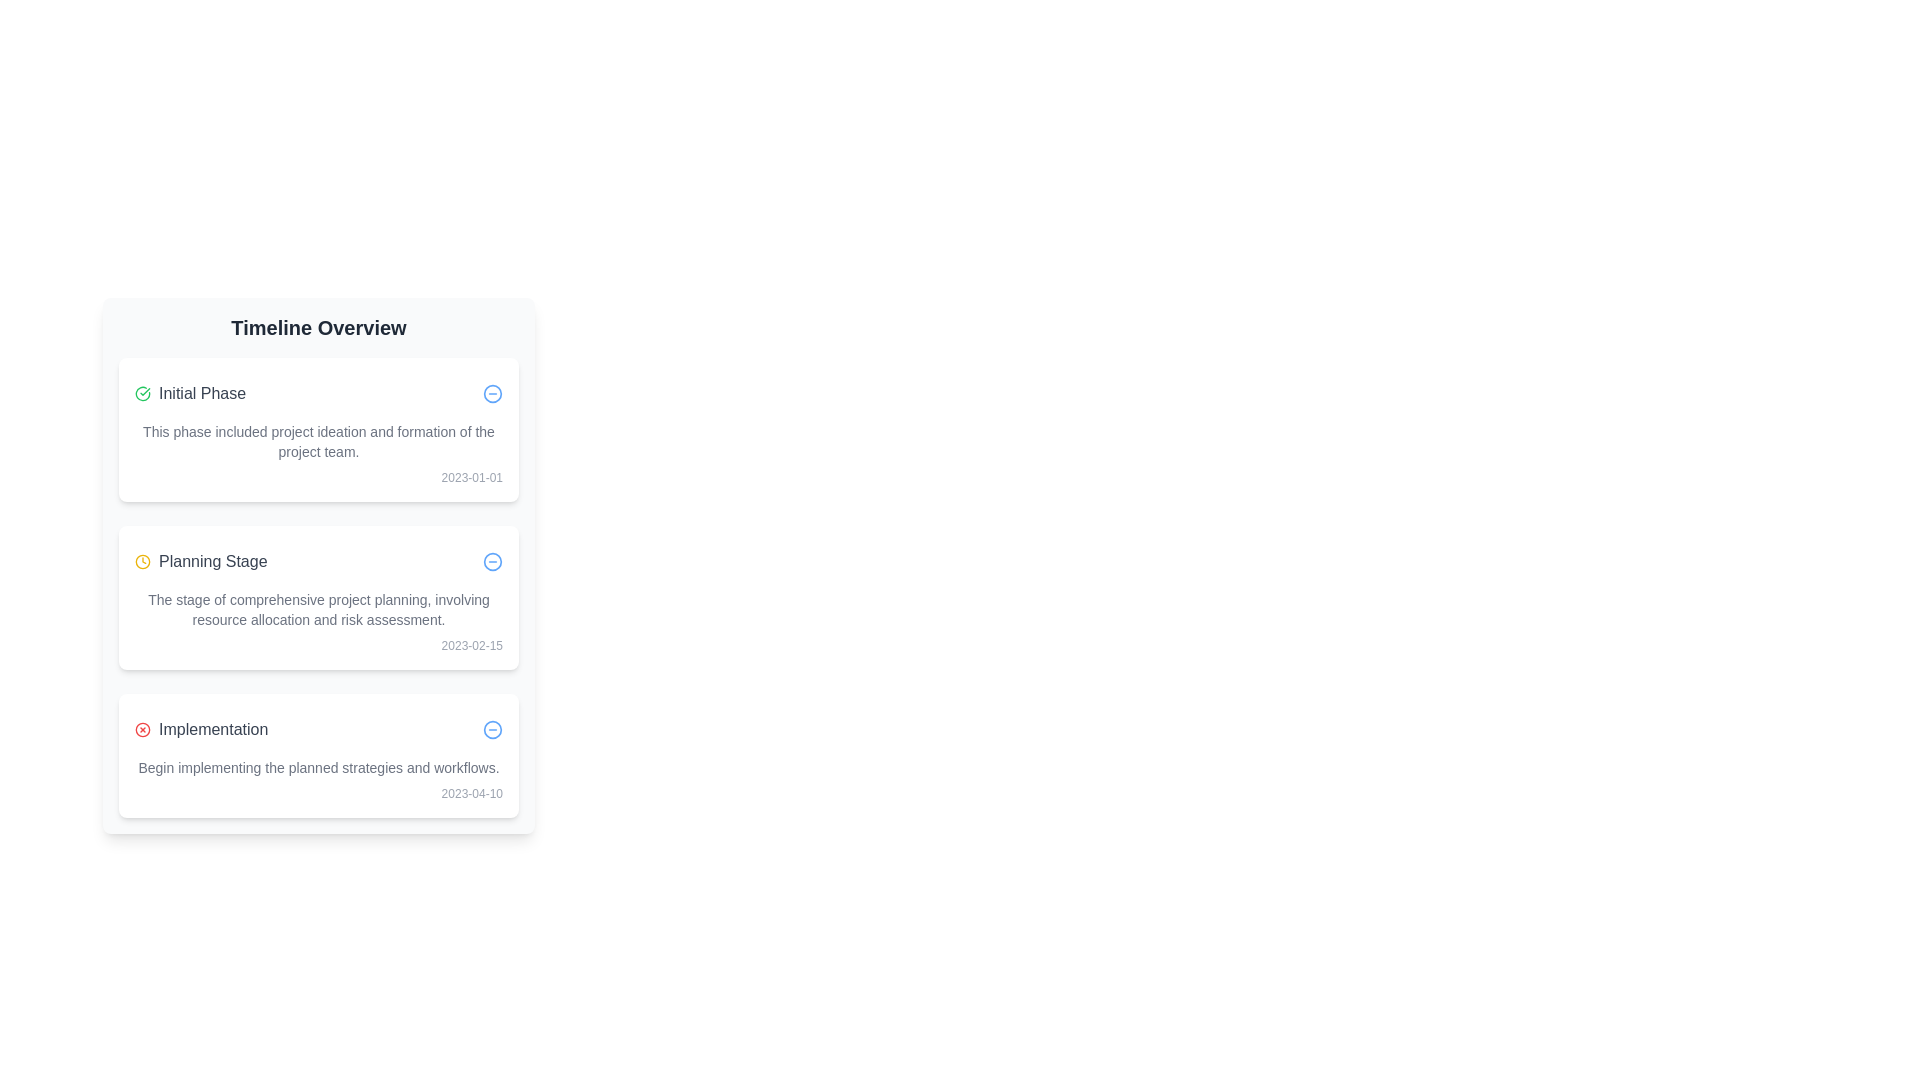 This screenshot has height=1080, width=1920. What do you see at coordinates (142, 562) in the screenshot?
I see `the yellow circular outline in the center of the clock icon for the 'Planning Stage' timeline entry in the 'Timeline Overview' section` at bounding box center [142, 562].